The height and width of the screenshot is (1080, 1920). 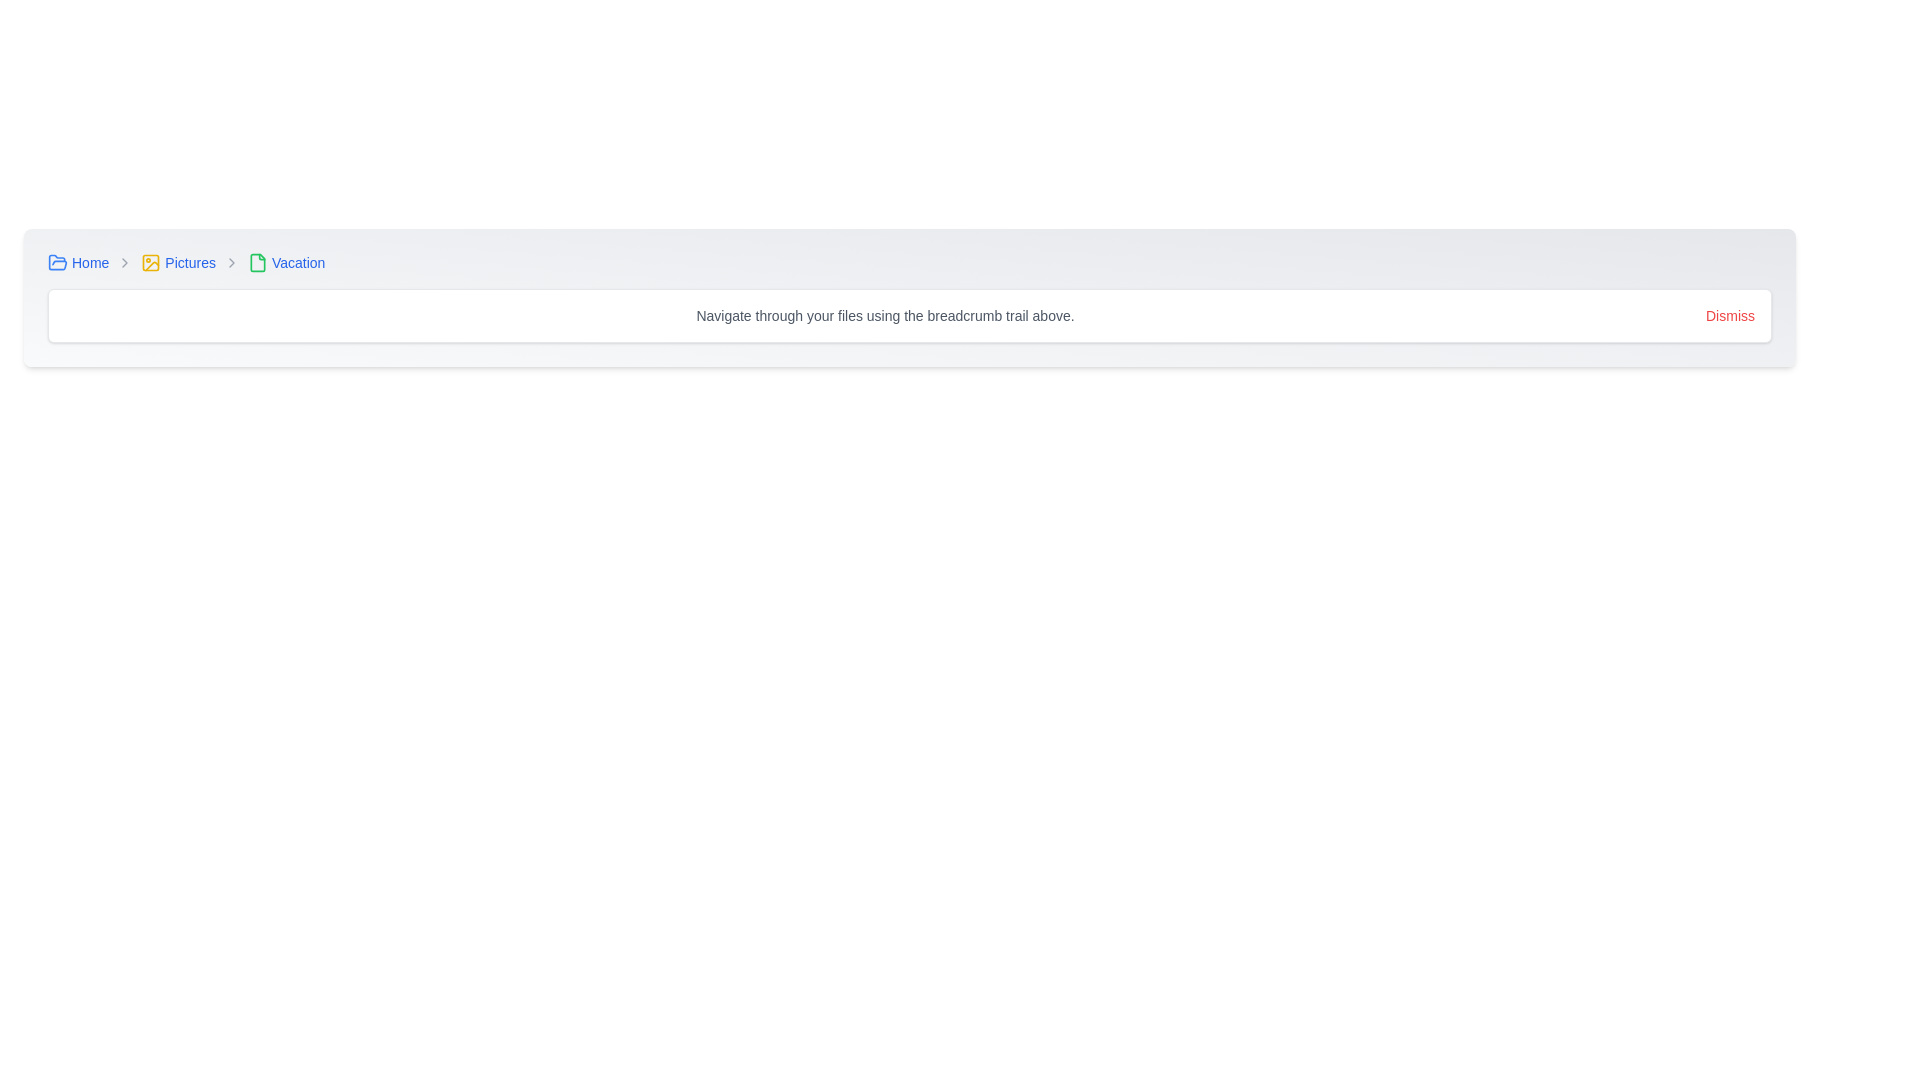 I want to click on the document icon in the breadcrumb navigation bar, located next to the label 'Vacation', so click(x=256, y=261).